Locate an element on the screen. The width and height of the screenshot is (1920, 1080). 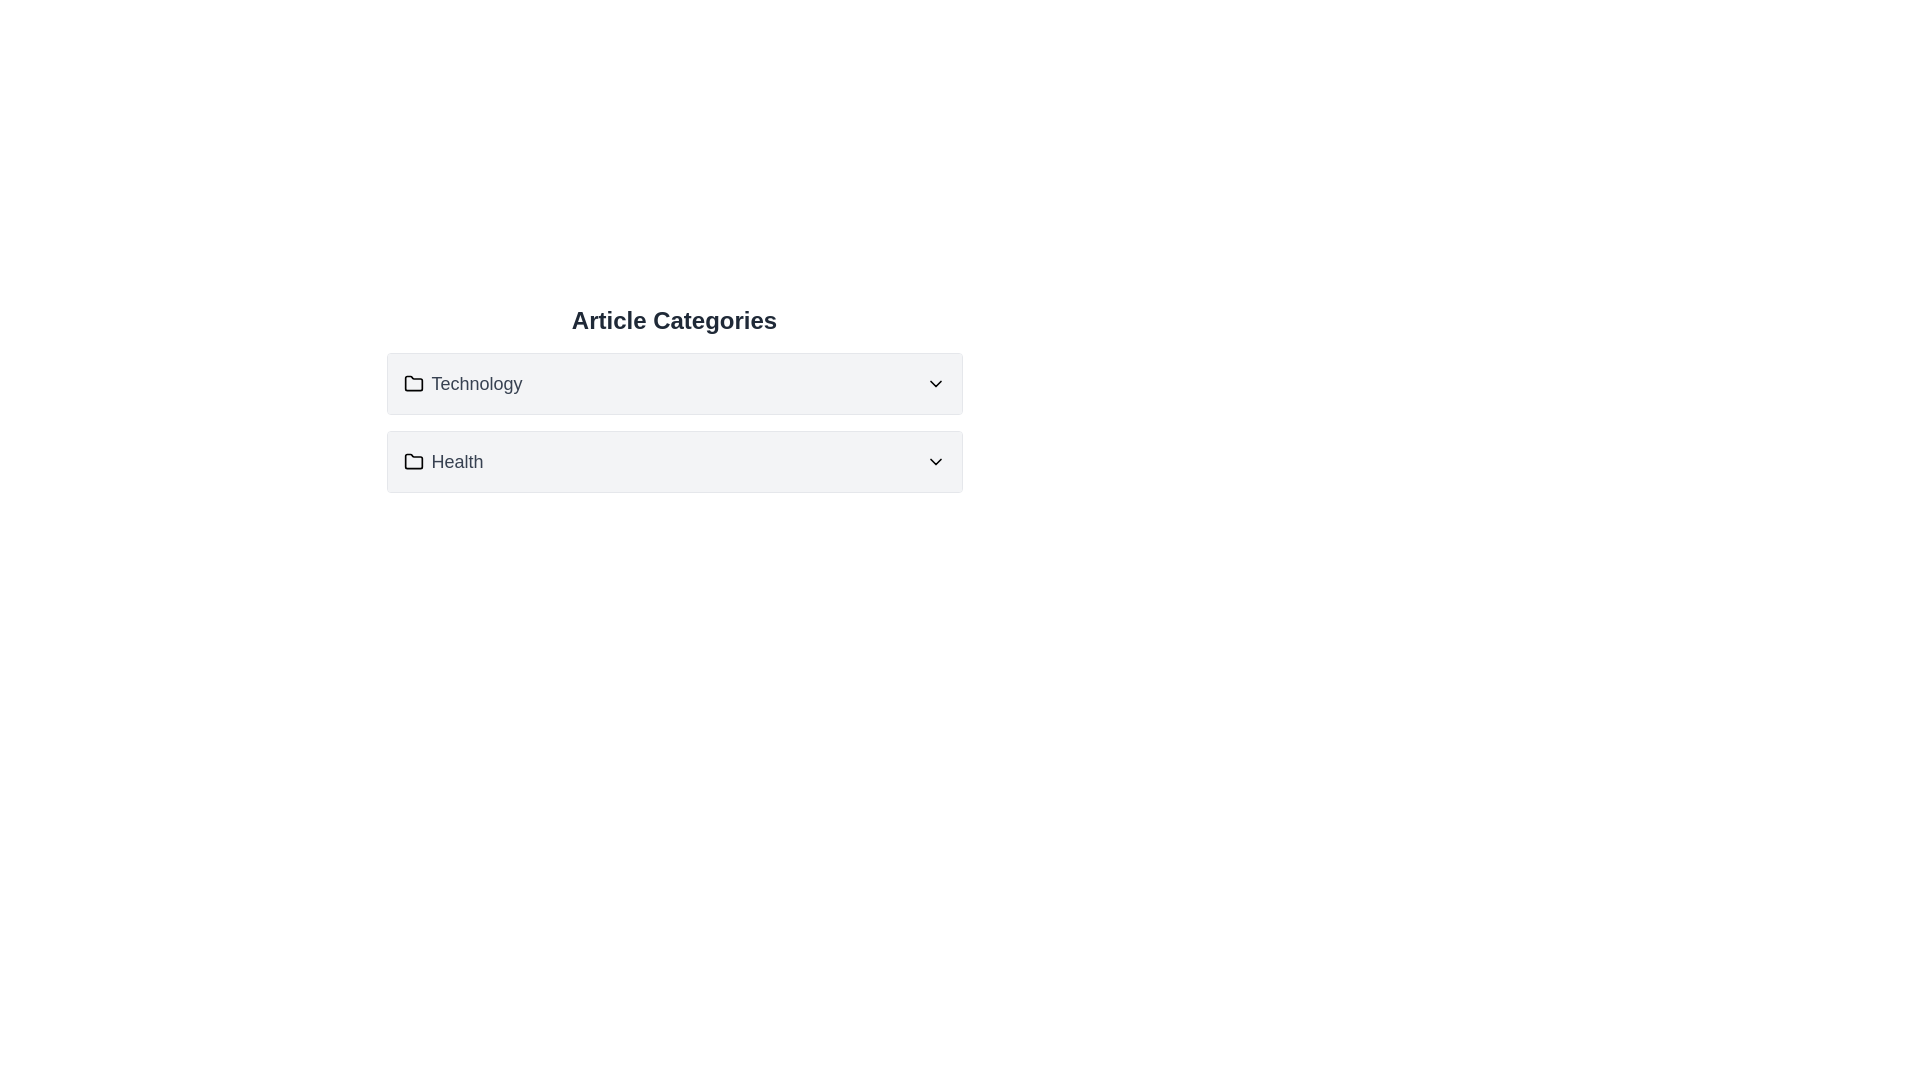
the 'Health' category label located to the right of the folder icon under 'Article Categories' is located at coordinates (456, 462).